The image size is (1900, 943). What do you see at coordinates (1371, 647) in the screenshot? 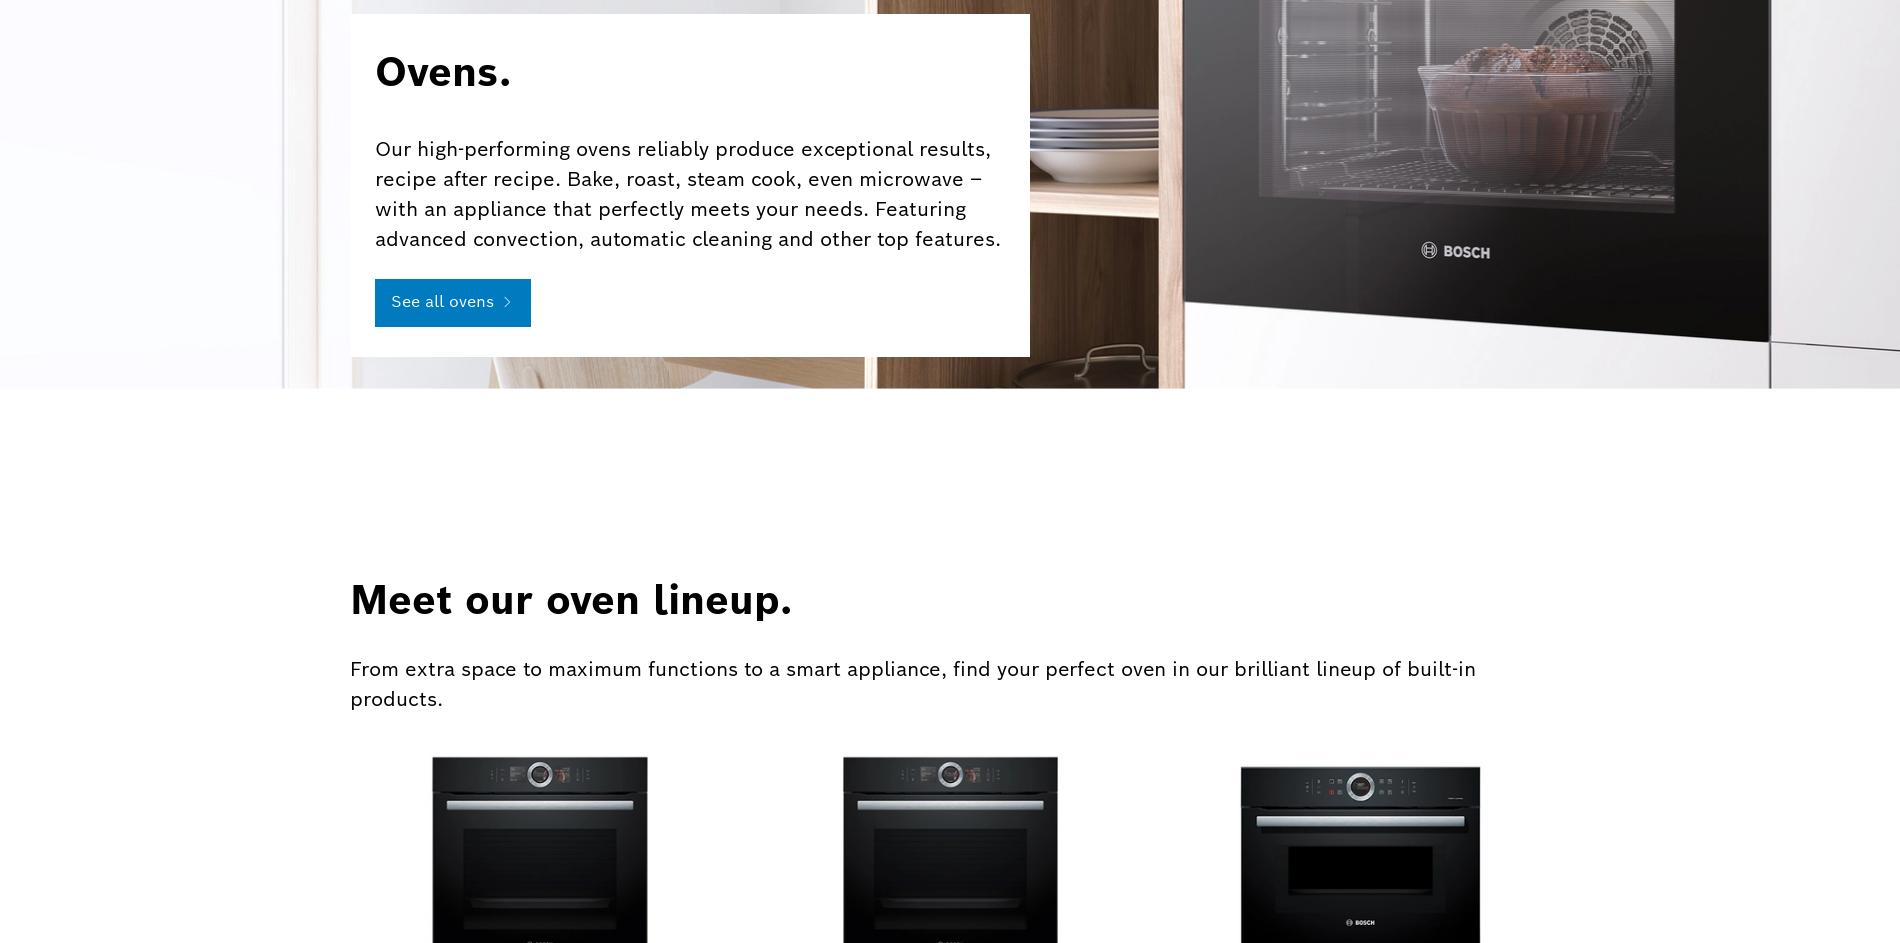
I see `'Find dealers or service shops near you!'` at bounding box center [1371, 647].